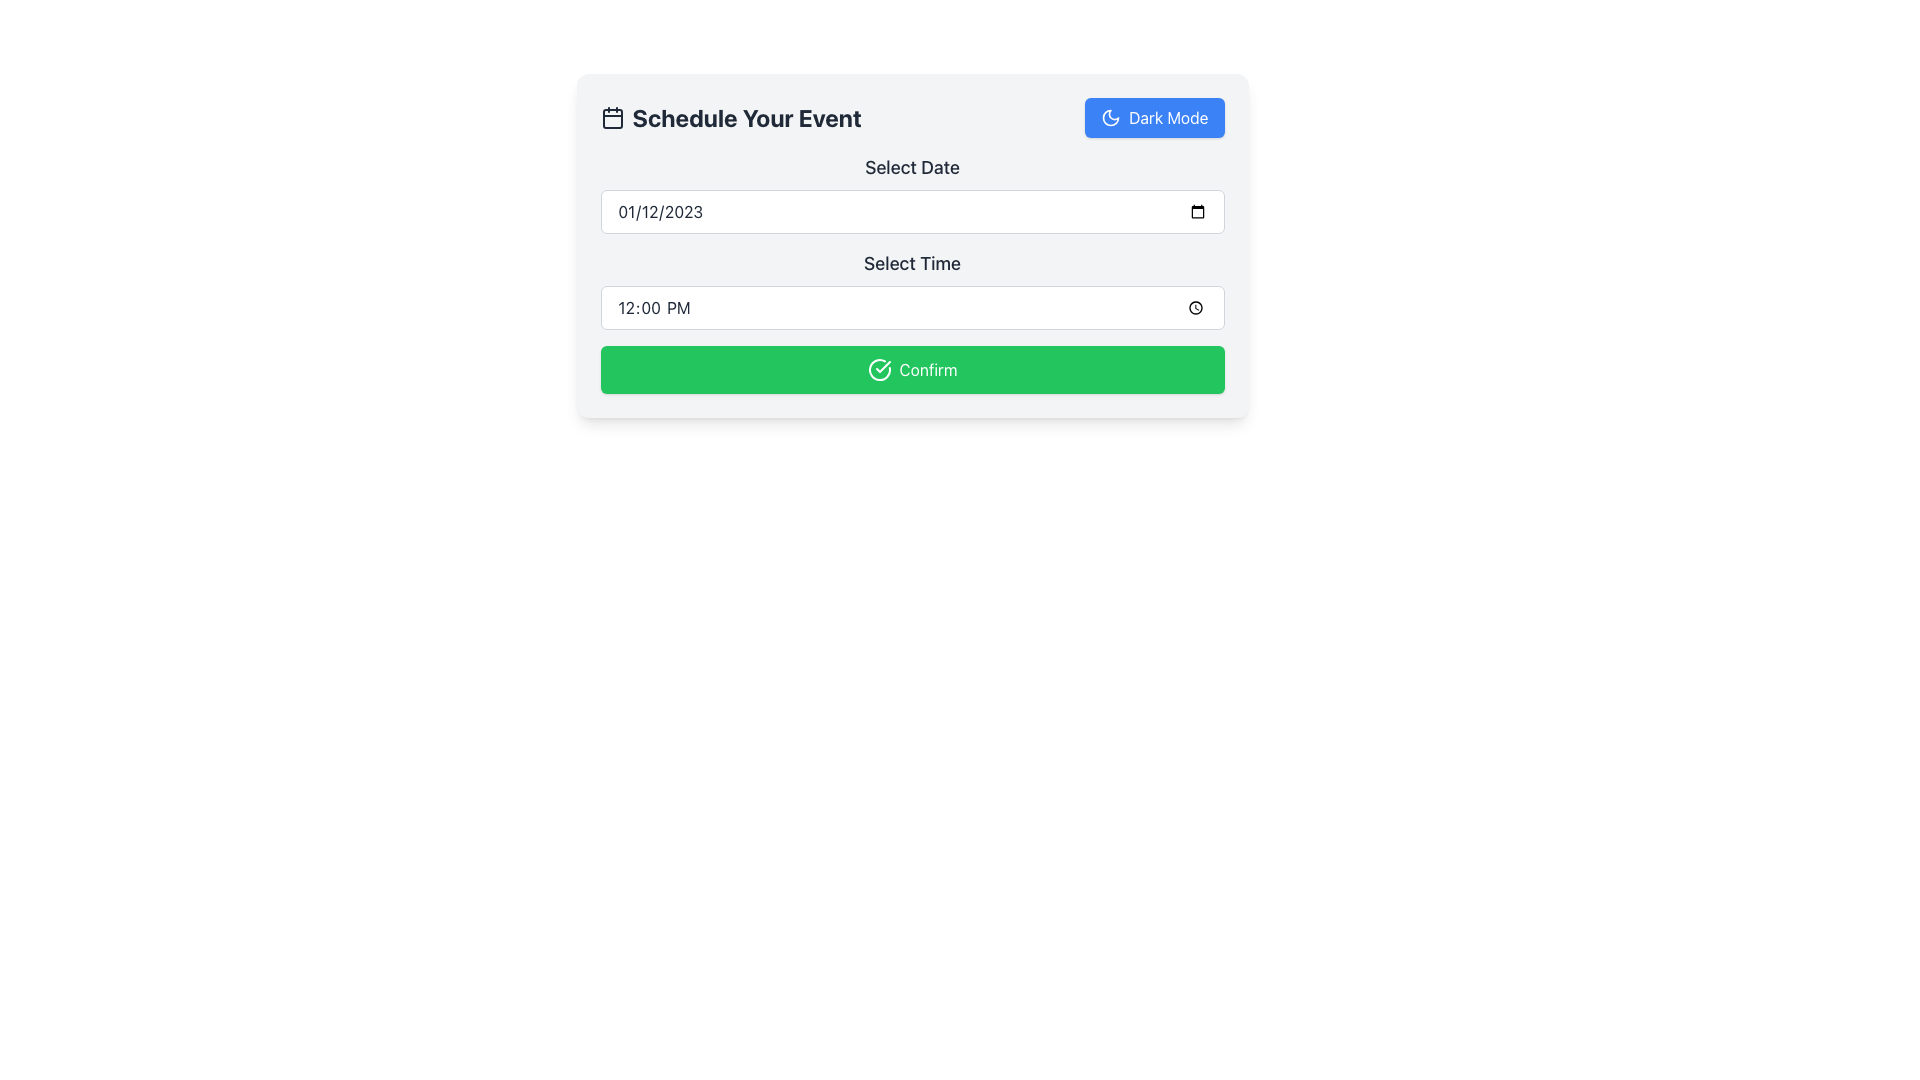 This screenshot has height=1080, width=1920. Describe the element at coordinates (911, 262) in the screenshot. I see `the text label displaying 'Select Time', which is a large, bold font in dark color, positioned centrally above the time input field` at that location.